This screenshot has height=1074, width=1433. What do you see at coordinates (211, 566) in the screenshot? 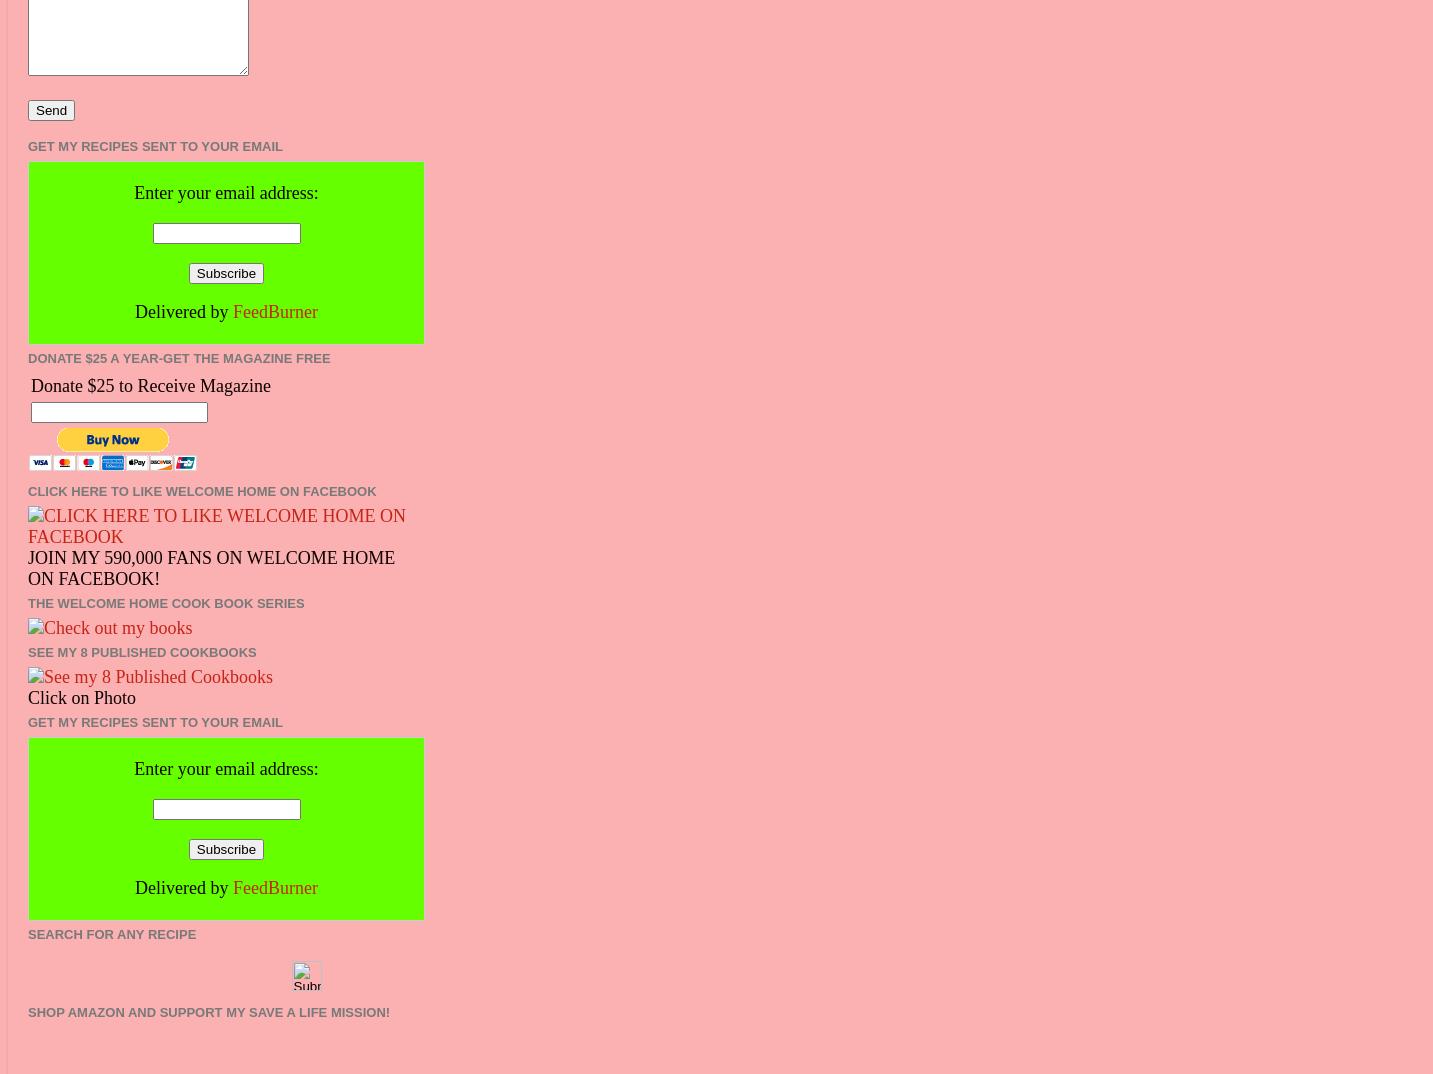
I see `'JOIN MY 590,000 FANS ON WELCOME HOME ON FACEBOOK!'` at bounding box center [211, 566].